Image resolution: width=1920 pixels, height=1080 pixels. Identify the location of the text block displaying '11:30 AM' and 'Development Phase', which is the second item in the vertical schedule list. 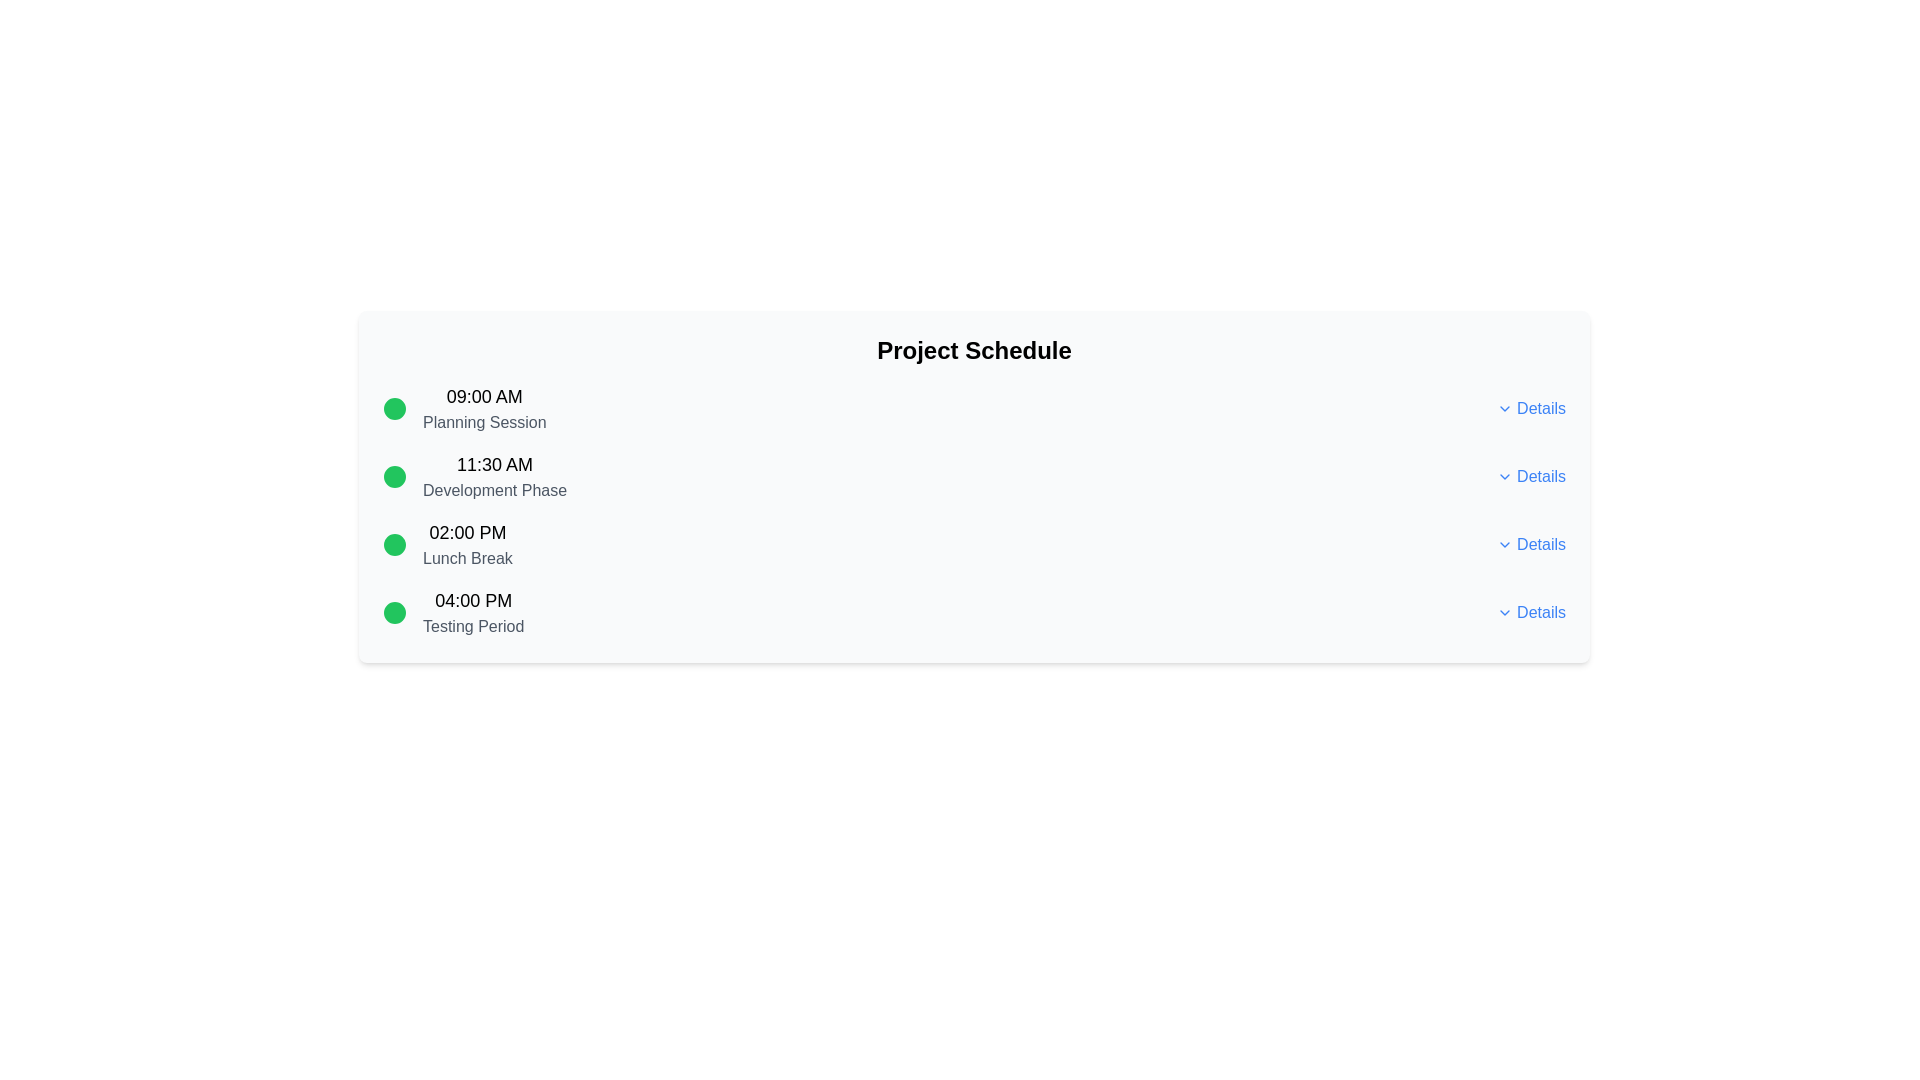
(494, 477).